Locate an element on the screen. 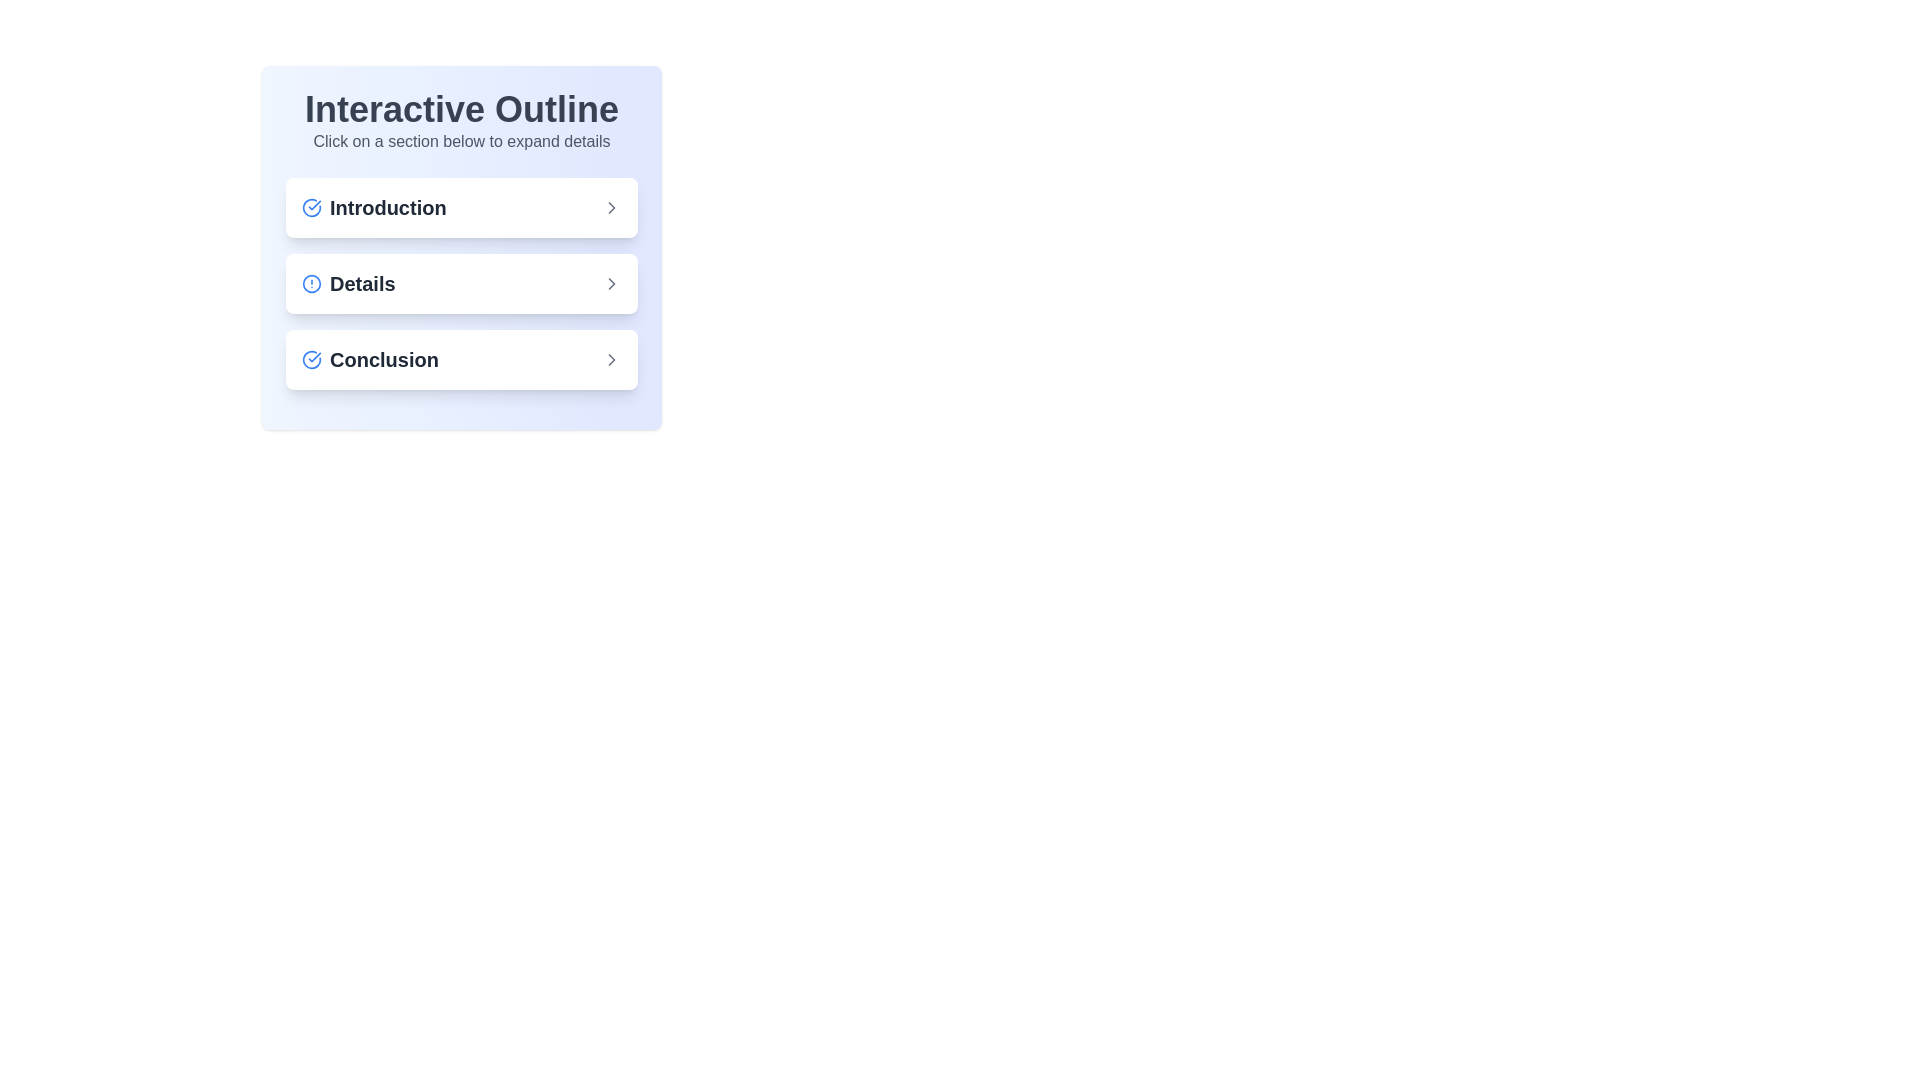 Image resolution: width=1920 pixels, height=1080 pixels. the right-pointing chevron icon within the 'Details' section button, which is located on the right side of the outlined interactive block layout is located at coordinates (610, 284).